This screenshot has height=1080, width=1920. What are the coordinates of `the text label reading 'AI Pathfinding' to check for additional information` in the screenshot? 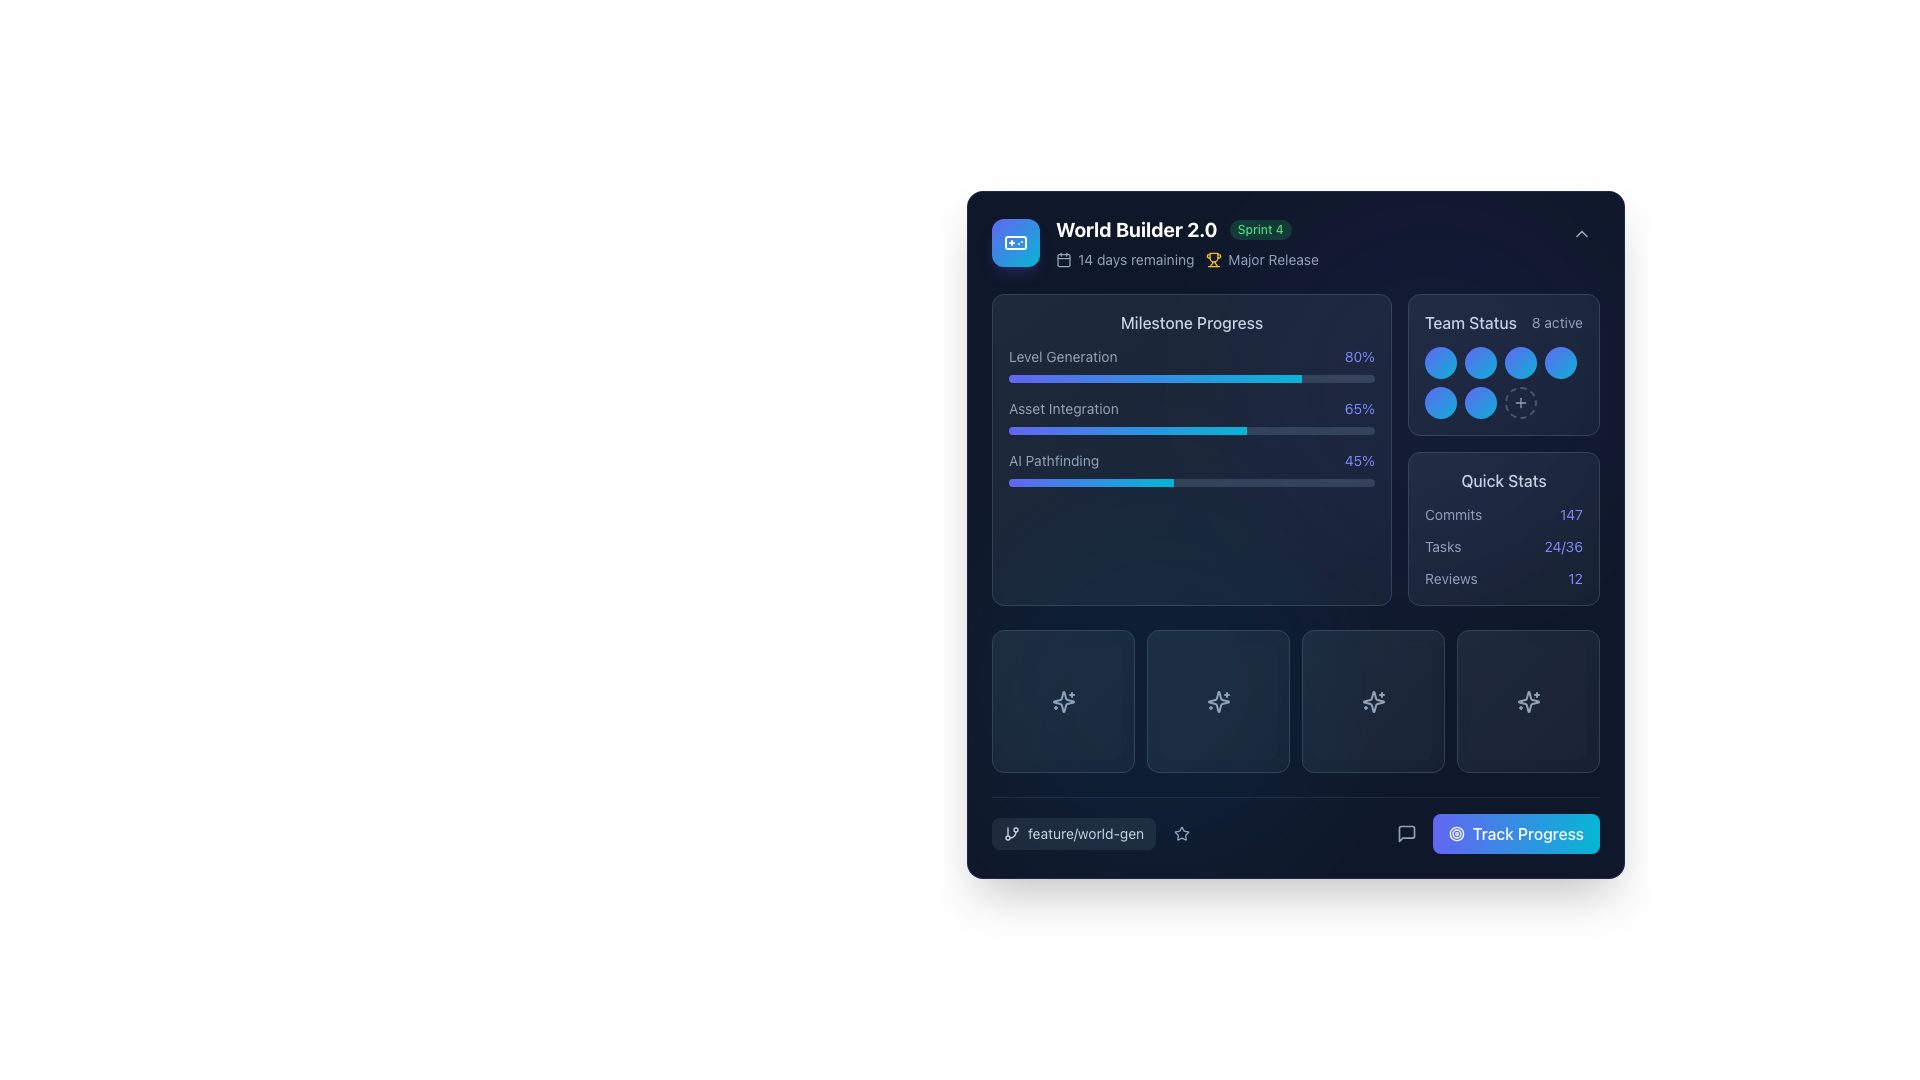 It's located at (1053, 461).